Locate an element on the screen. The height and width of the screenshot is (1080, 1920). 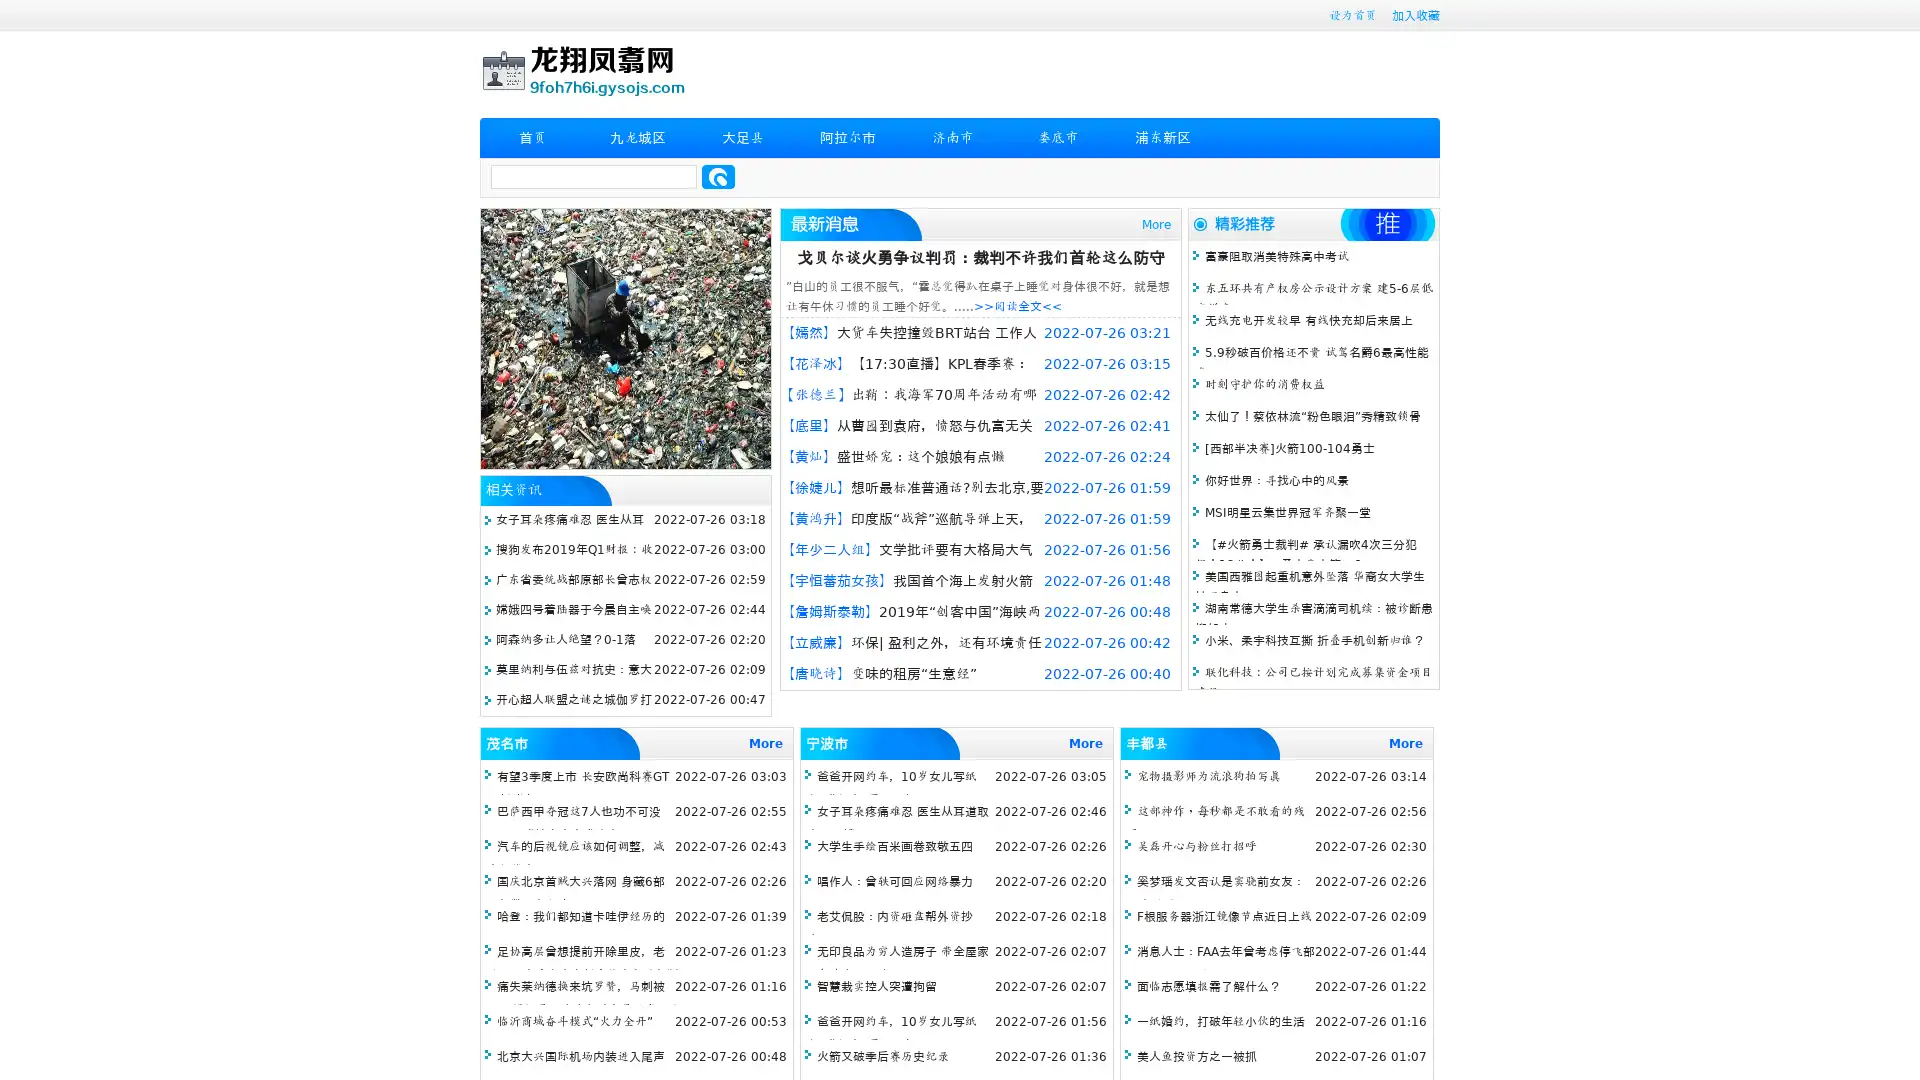
Search is located at coordinates (718, 176).